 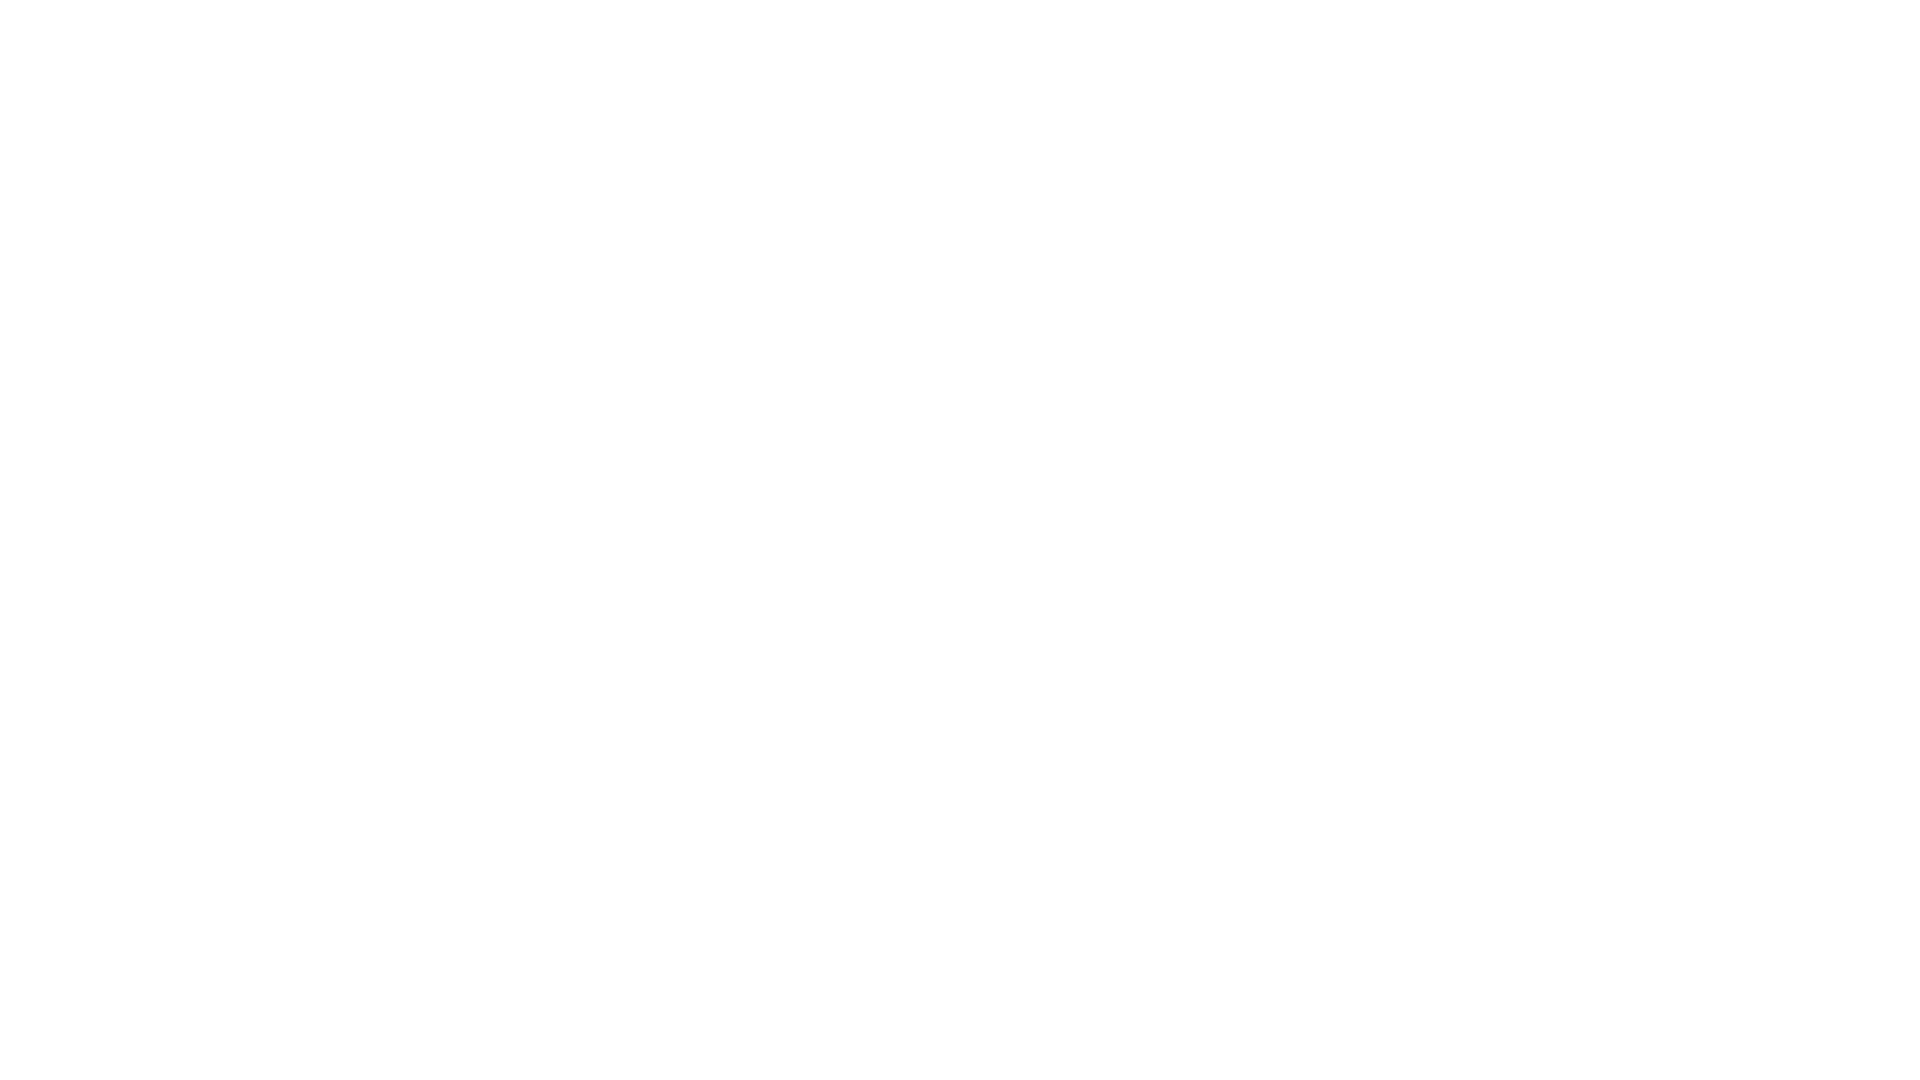 I want to click on Register Now, so click(x=958, y=454).